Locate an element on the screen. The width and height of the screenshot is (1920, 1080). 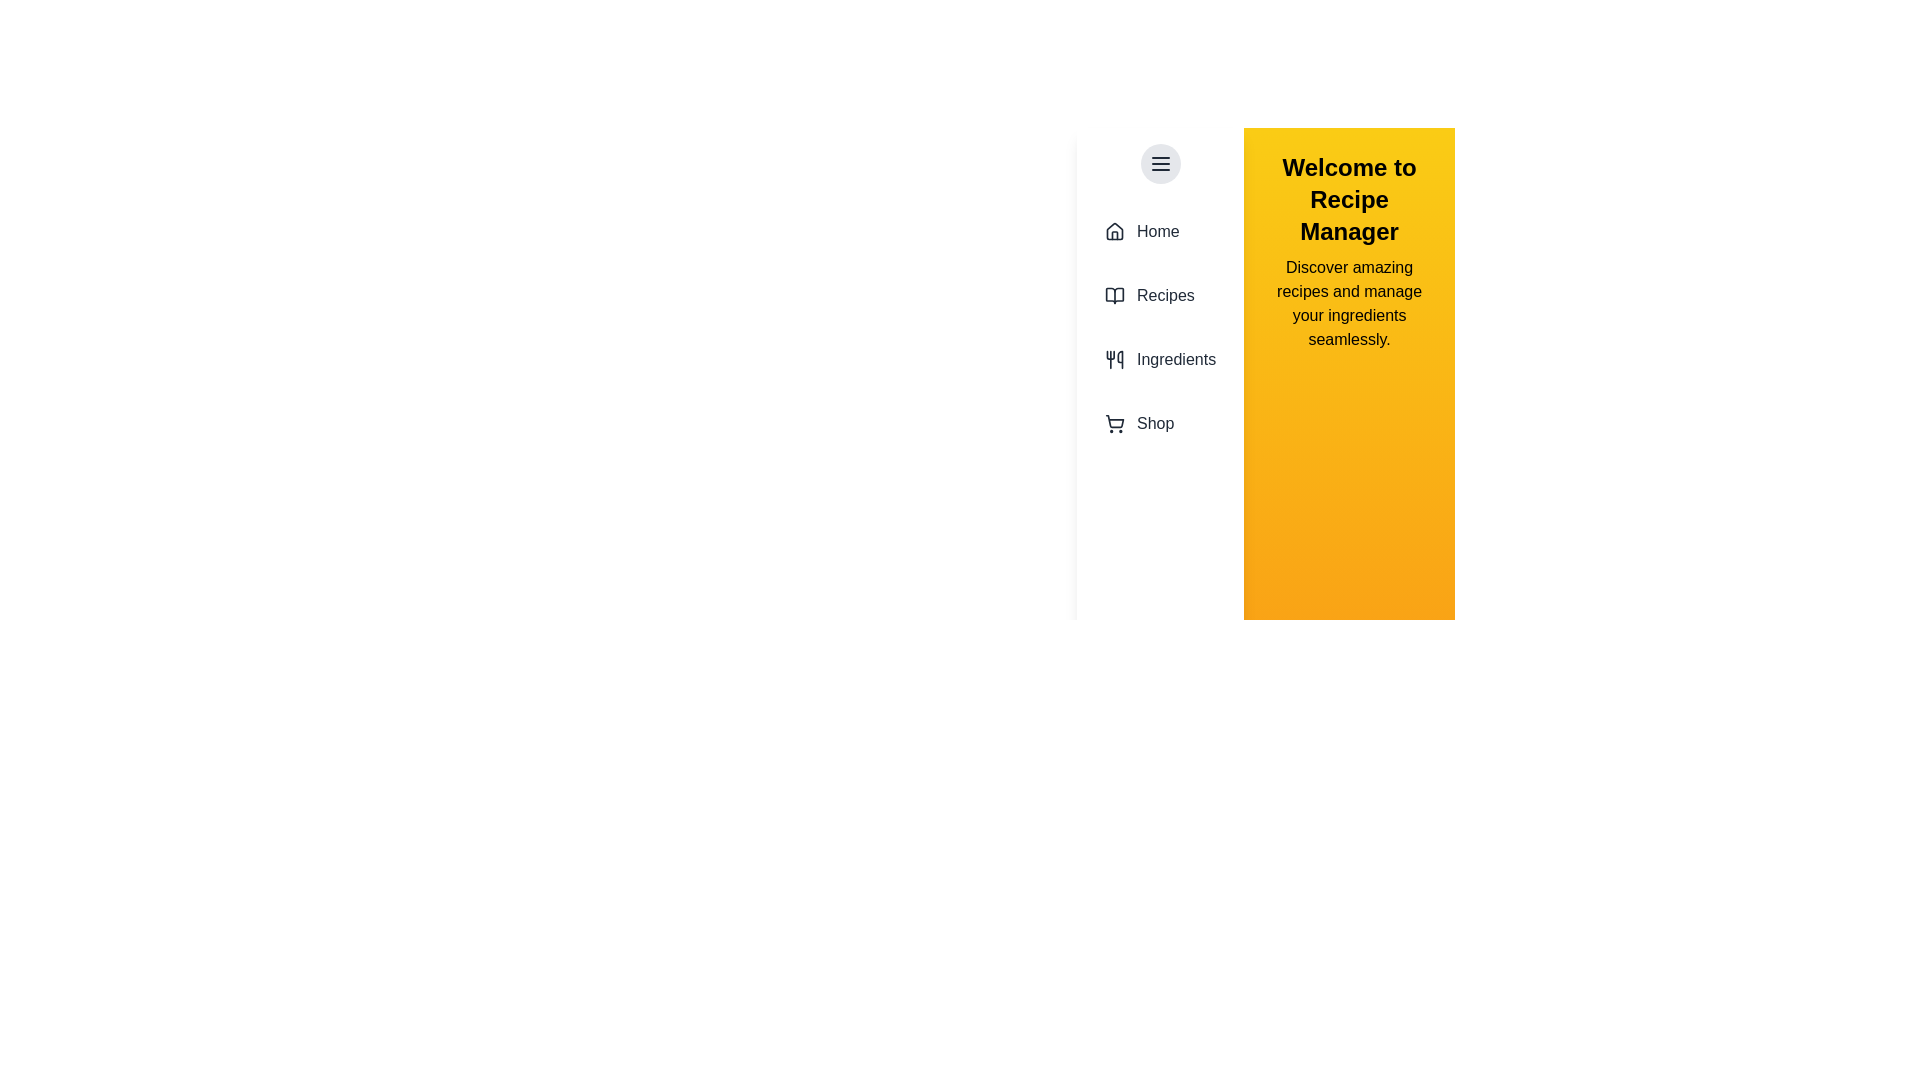
the category item labeled Ingredients in the drawer is located at coordinates (1160, 358).